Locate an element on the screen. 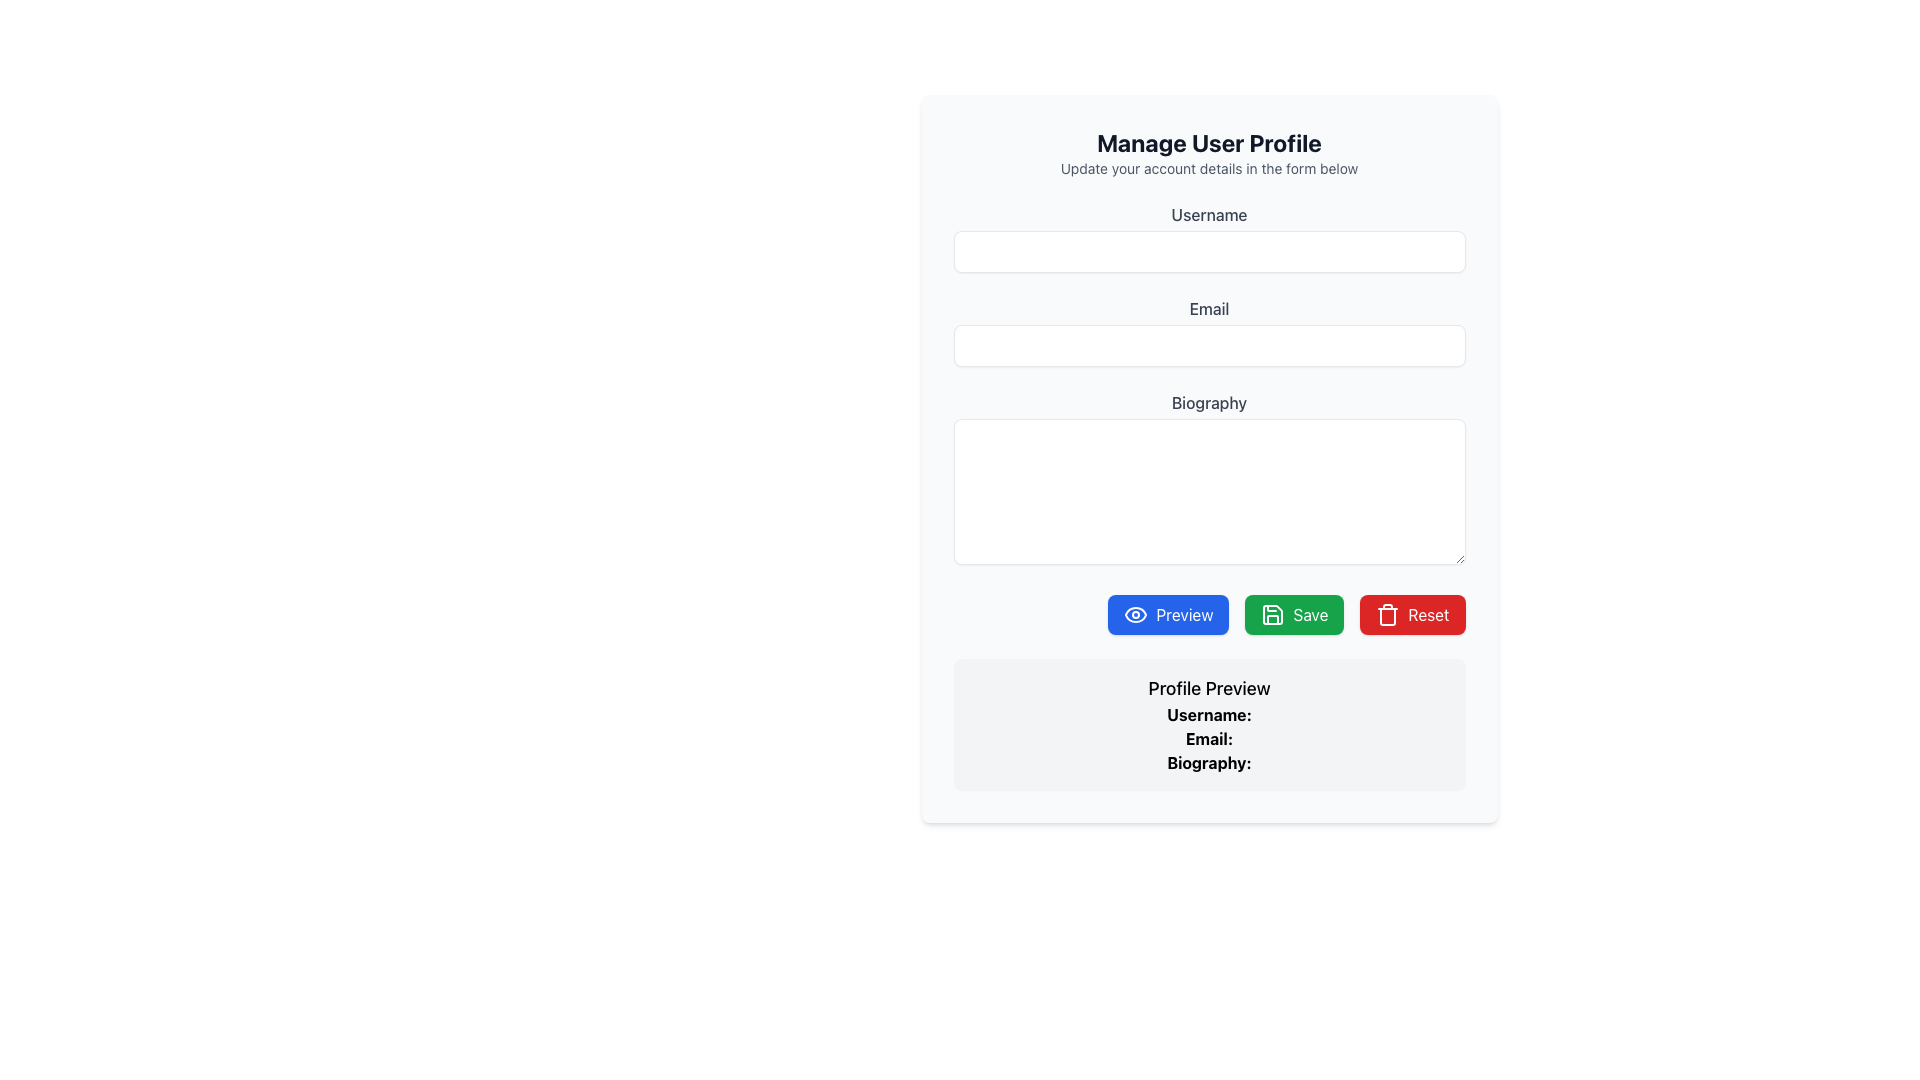  the 'Profile Preview' heading, which is a bold, medium-large static text element styled in sans-serif font, located at the top of the user details section is located at coordinates (1208, 688).